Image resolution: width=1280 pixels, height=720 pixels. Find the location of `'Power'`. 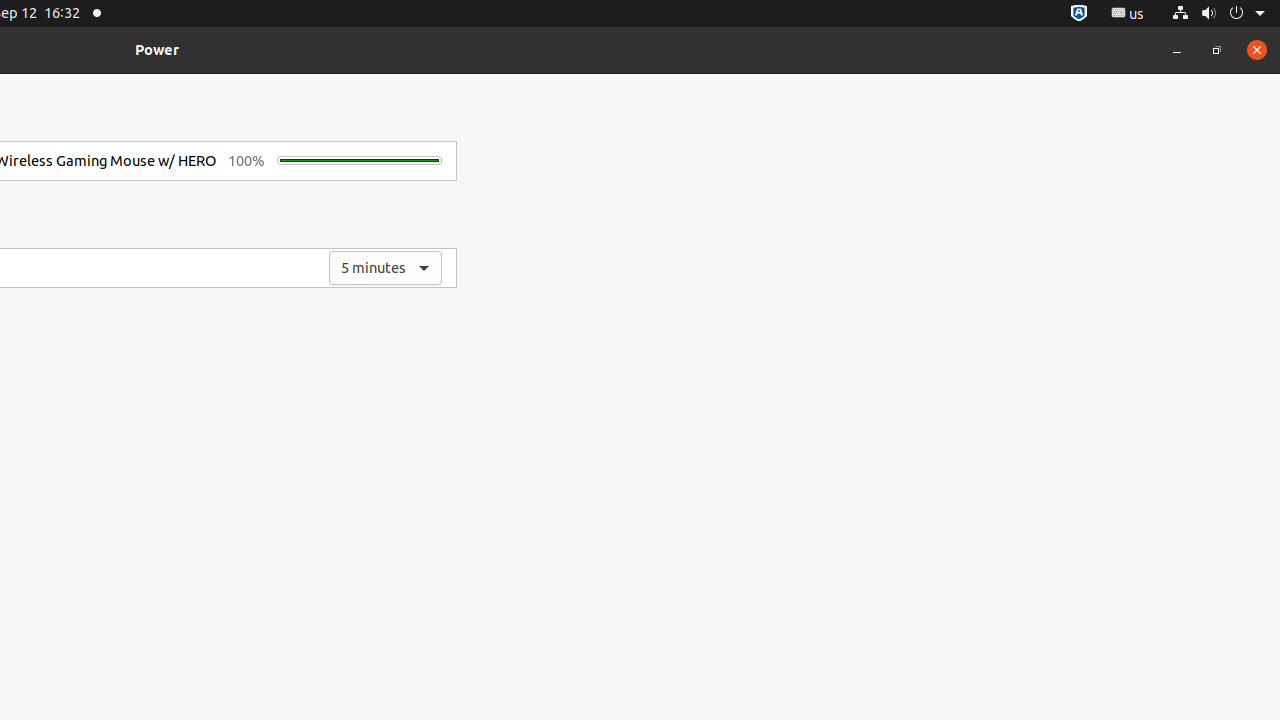

'Power' is located at coordinates (156, 48).